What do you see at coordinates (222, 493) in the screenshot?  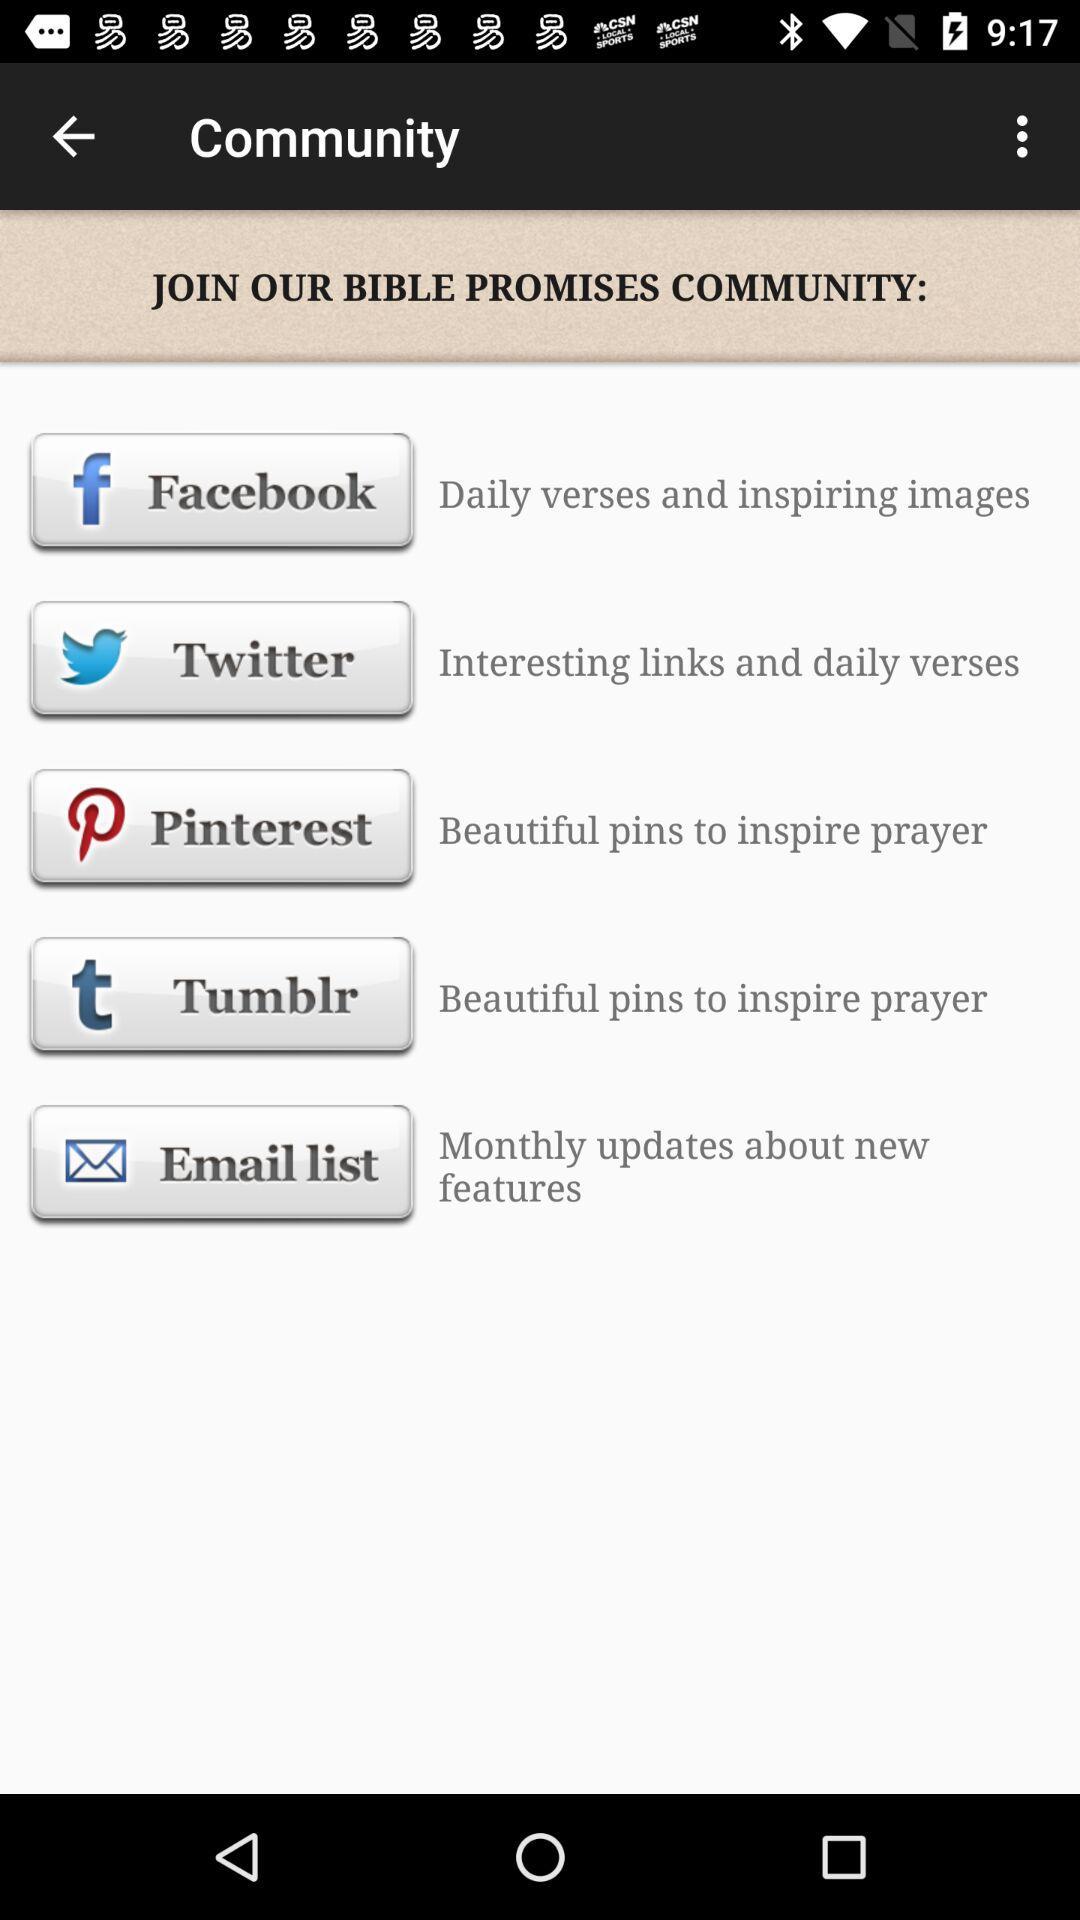 I see `item to the left of daily verses and item` at bounding box center [222, 493].